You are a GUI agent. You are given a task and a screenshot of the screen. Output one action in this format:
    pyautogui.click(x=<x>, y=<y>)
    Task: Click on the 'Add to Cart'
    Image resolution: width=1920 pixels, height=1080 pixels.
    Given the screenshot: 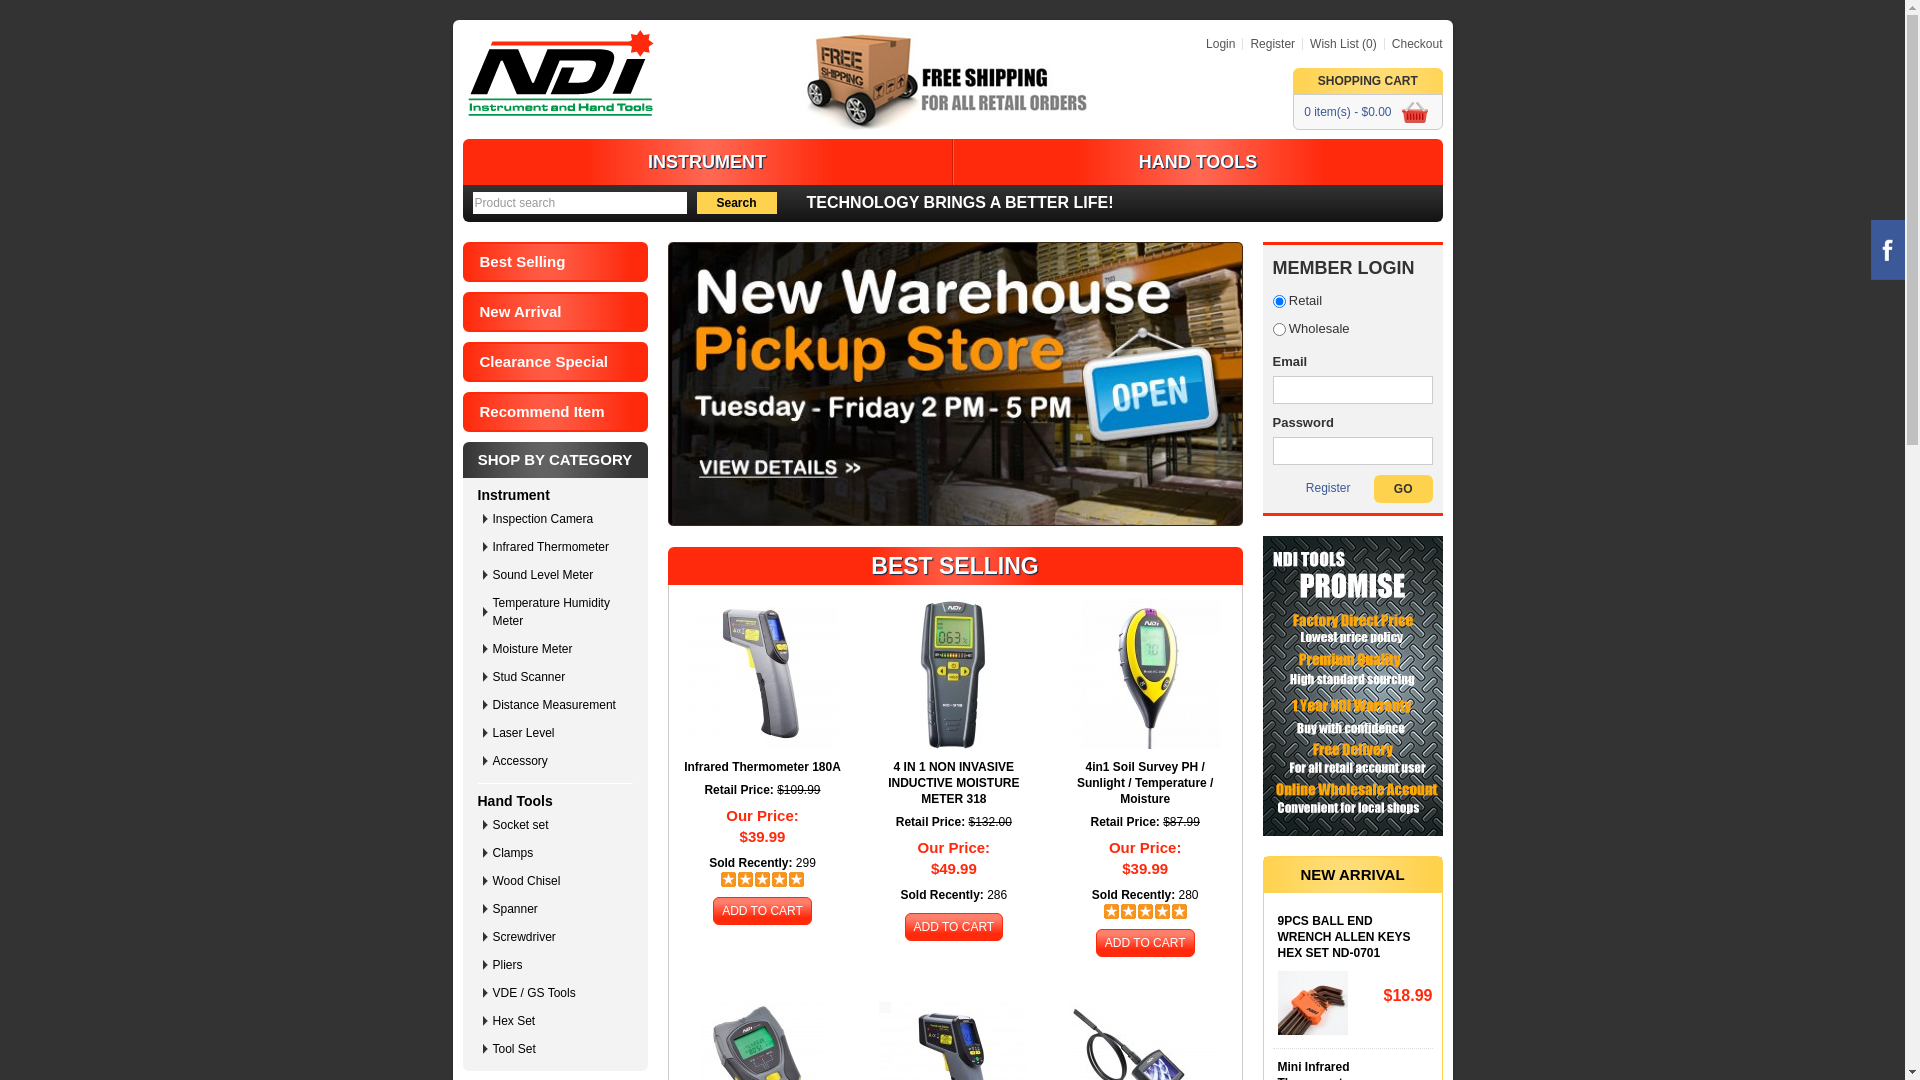 What is the action you would take?
    pyautogui.click(x=761, y=910)
    